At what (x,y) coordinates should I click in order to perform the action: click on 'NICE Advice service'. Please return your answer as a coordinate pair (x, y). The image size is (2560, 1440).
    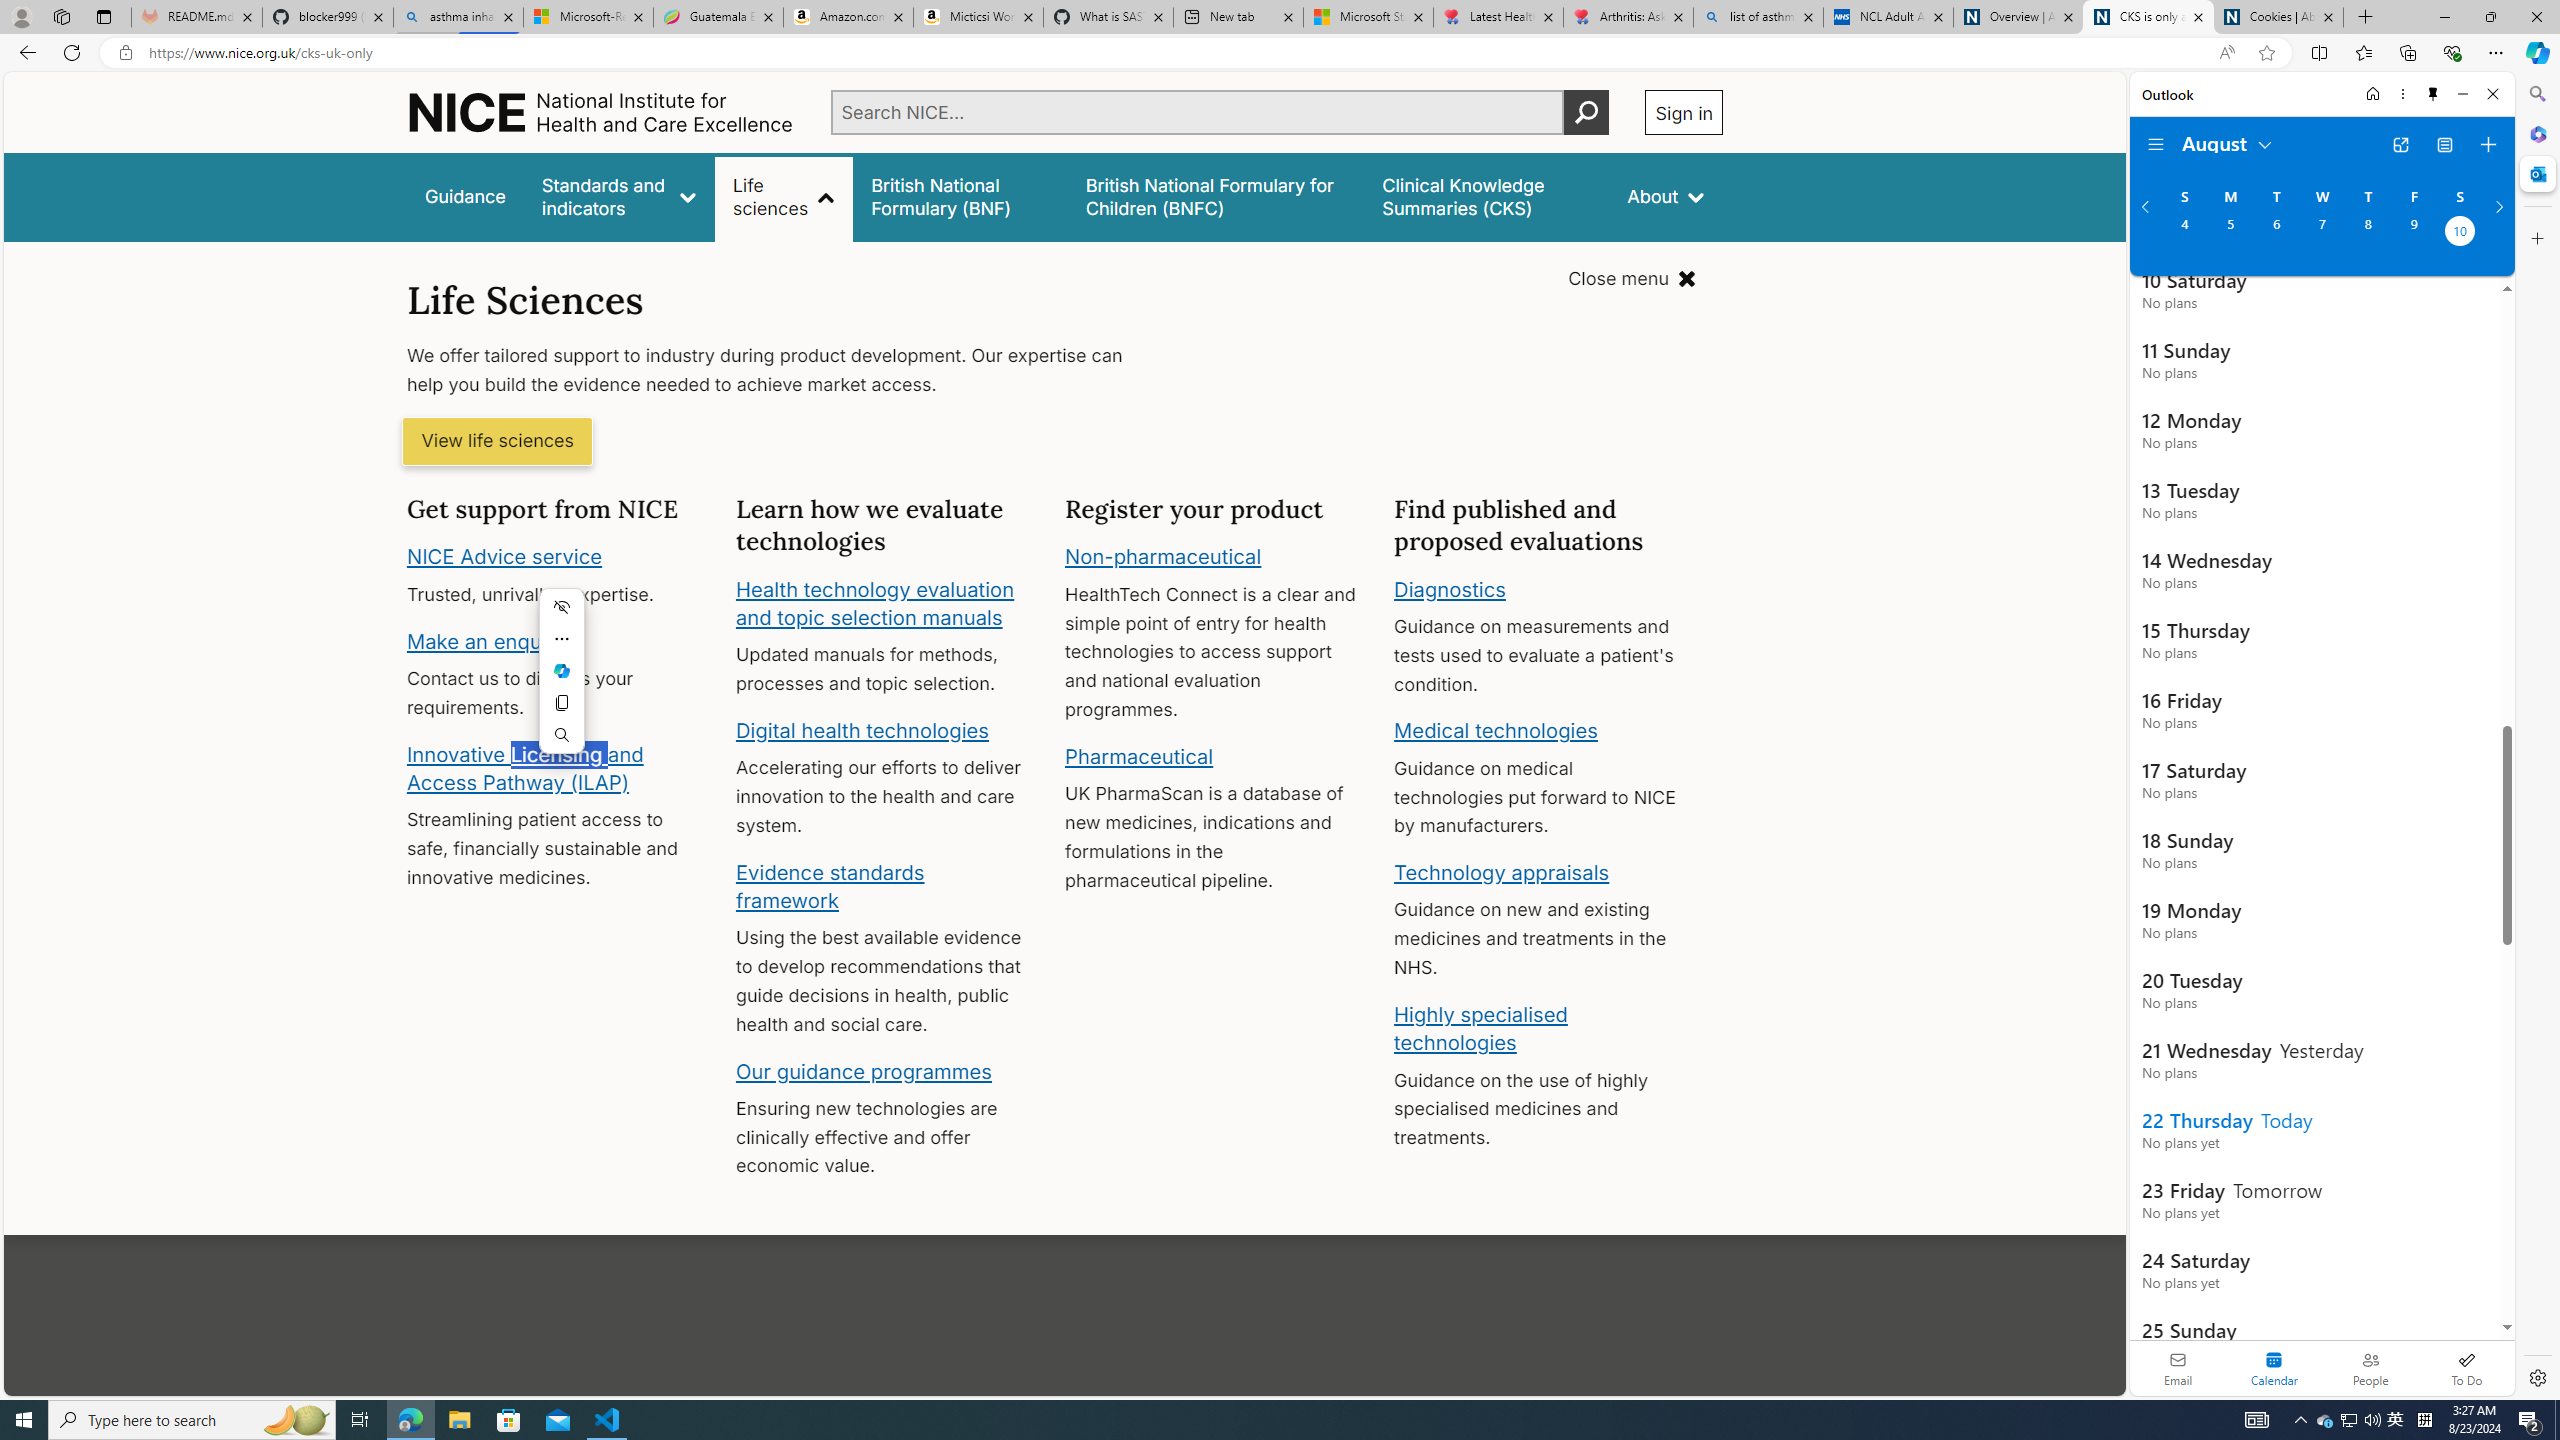
    Looking at the image, I should click on (505, 556).